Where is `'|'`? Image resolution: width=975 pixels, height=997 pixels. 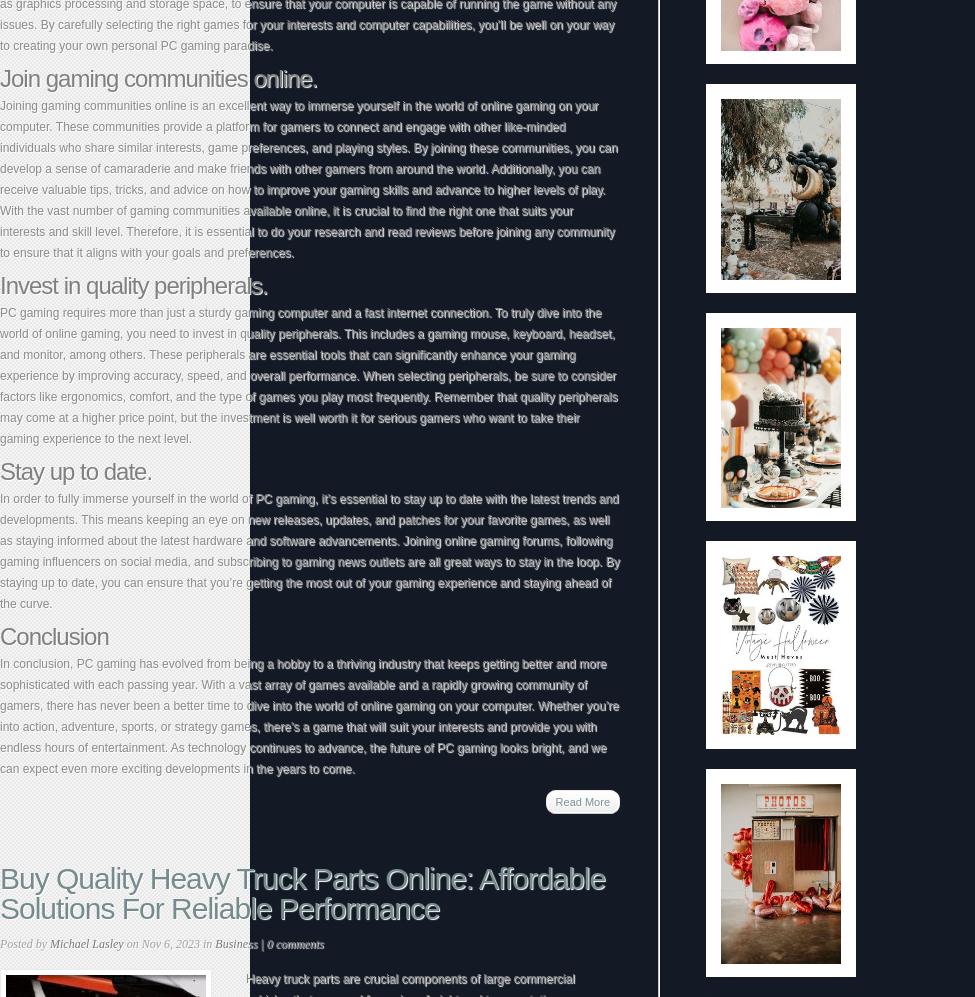 '|' is located at coordinates (261, 943).